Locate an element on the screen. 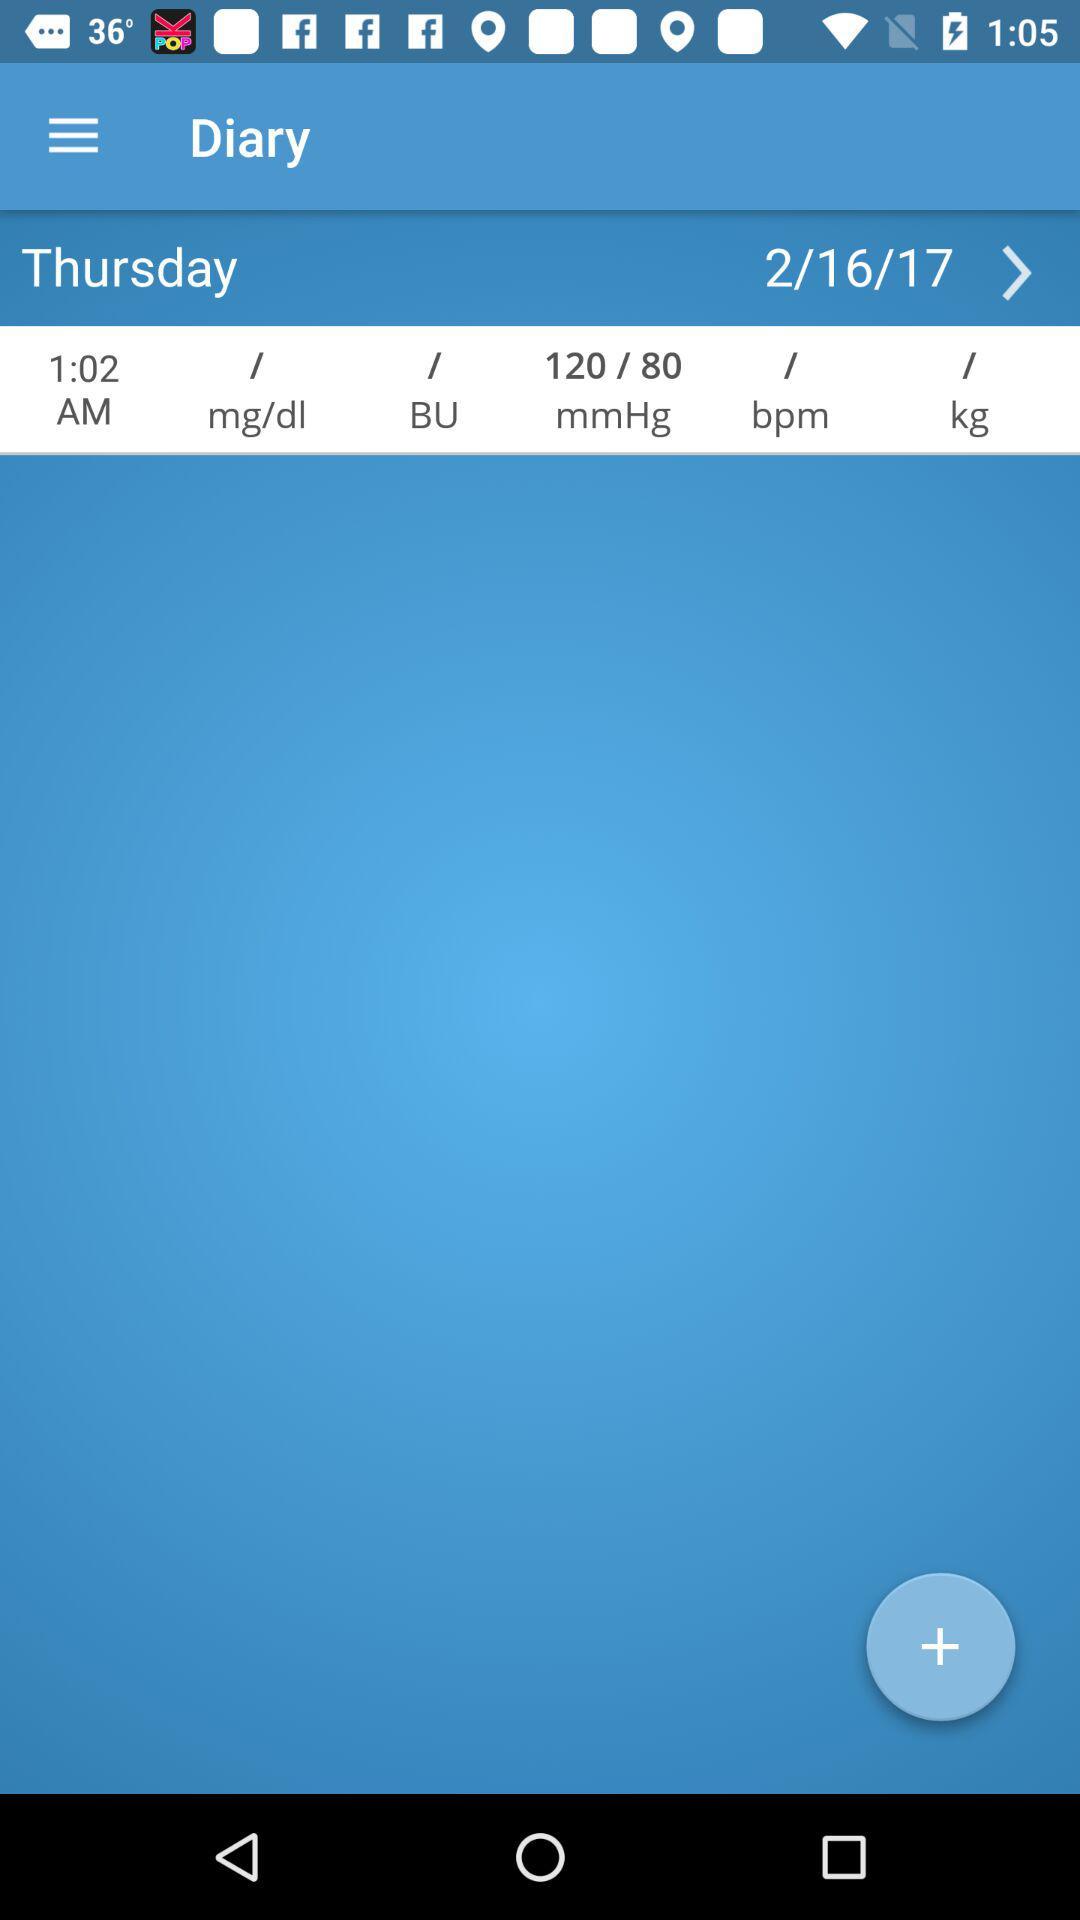  the thursday item is located at coordinates (129, 264).